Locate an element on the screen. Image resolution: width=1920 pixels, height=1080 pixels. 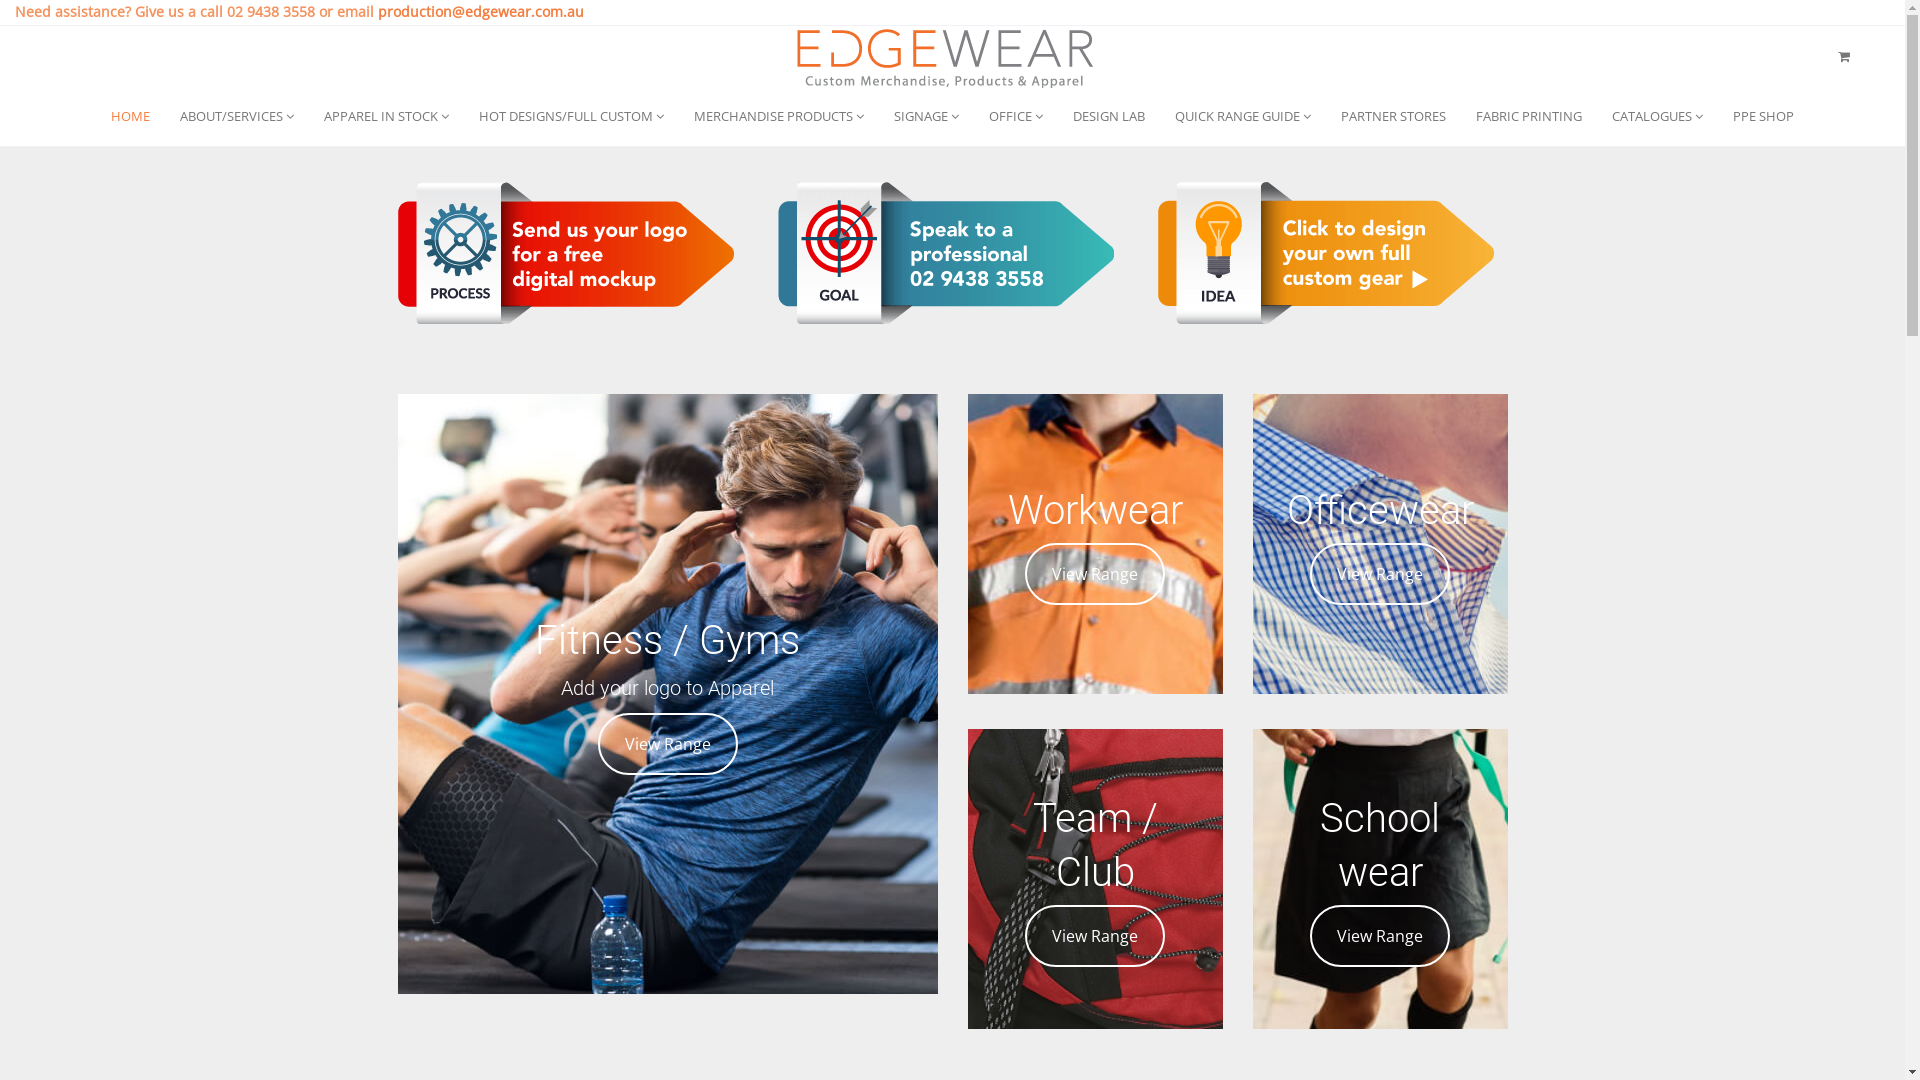
'FABRIC PRINTING' is located at coordinates (1460, 115).